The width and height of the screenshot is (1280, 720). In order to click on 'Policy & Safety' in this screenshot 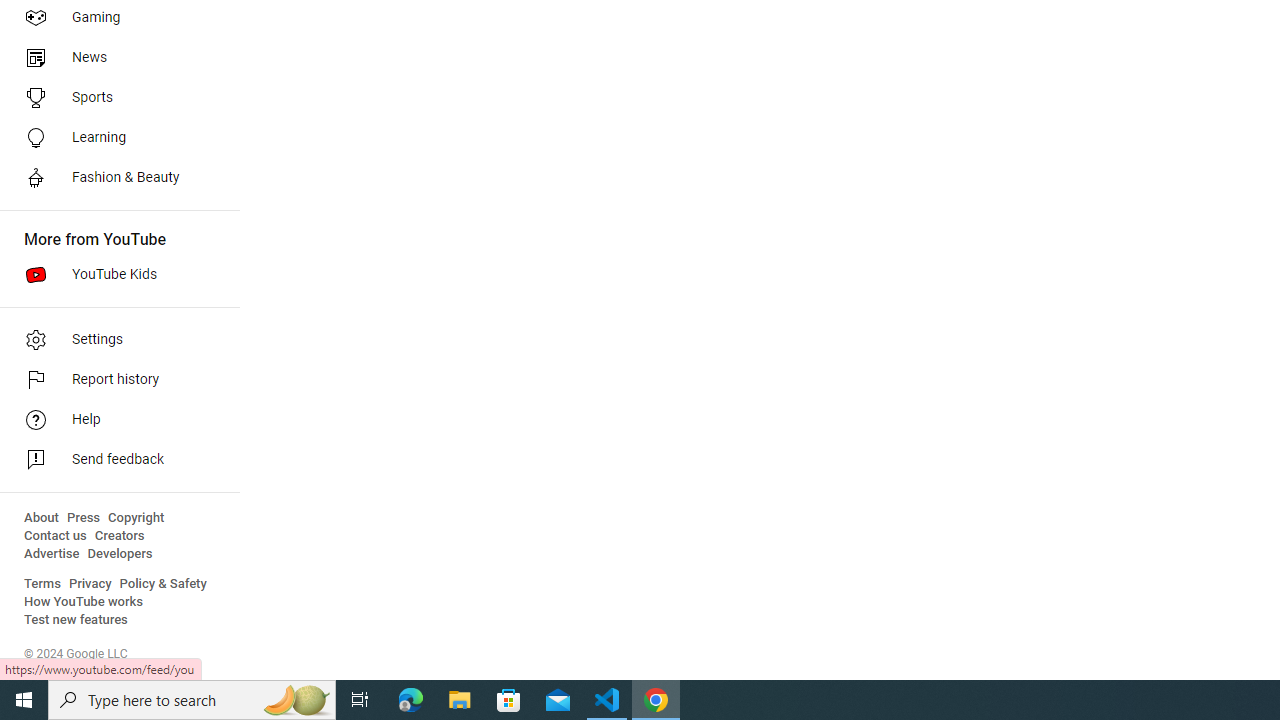, I will do `click(163, 584)`.